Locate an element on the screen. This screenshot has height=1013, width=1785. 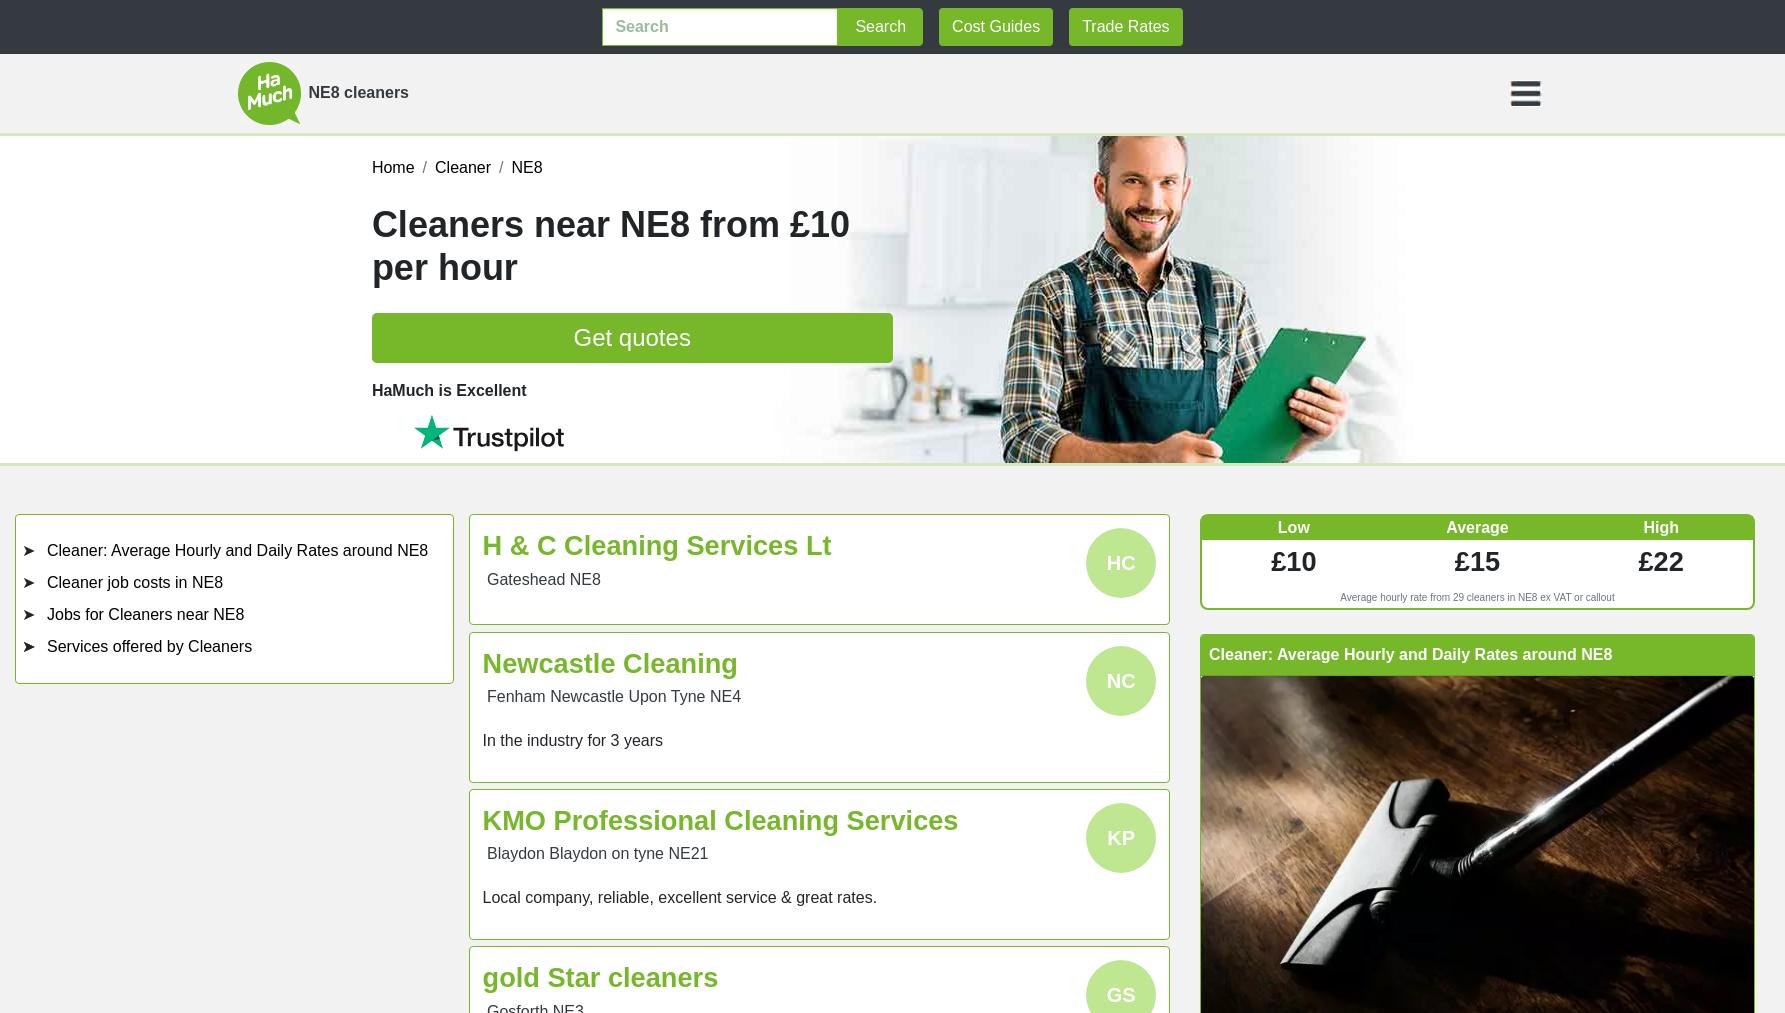
'Services offered by Cleaners' is located at coordinates (148, 645).